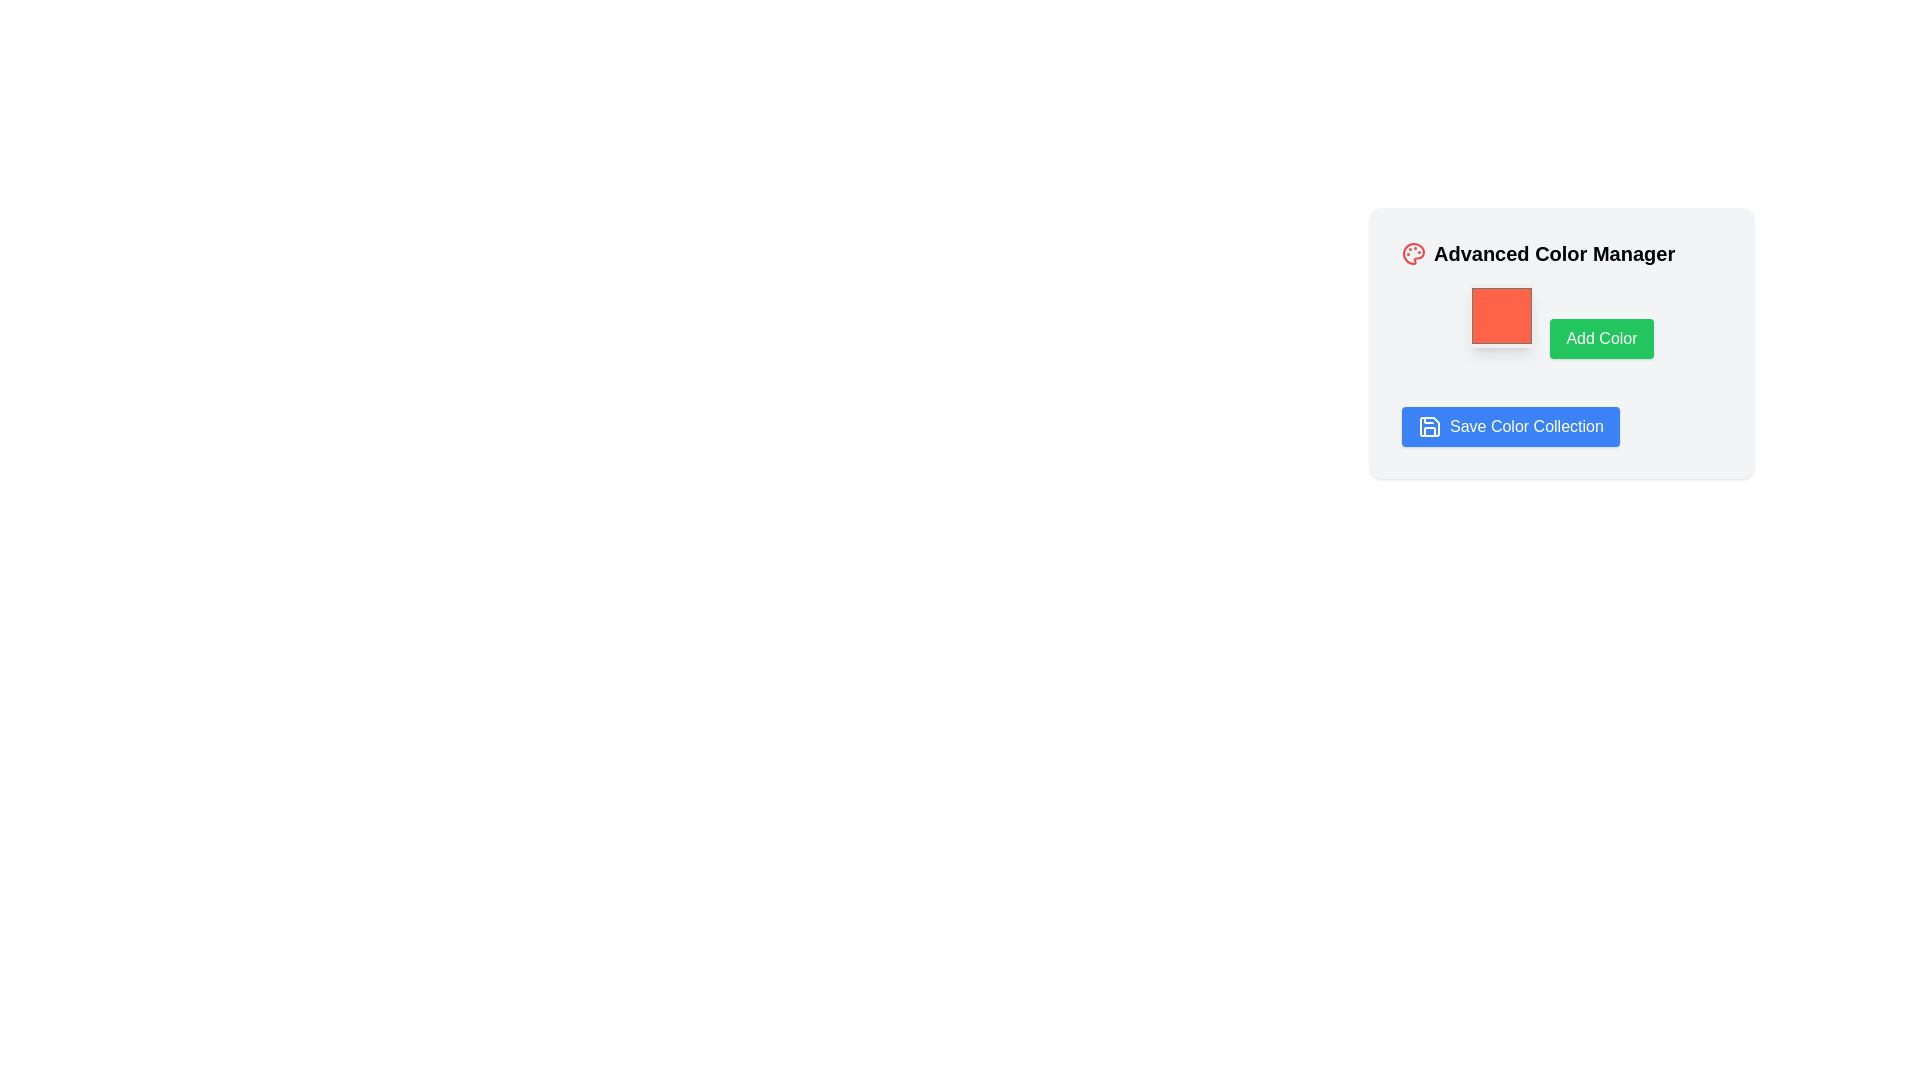  What do you see at coordinates (1560, 342) in the screenshot?
I see `the button located under the title 'Advanced Color Manager'` at bounding box center [1560, 342].